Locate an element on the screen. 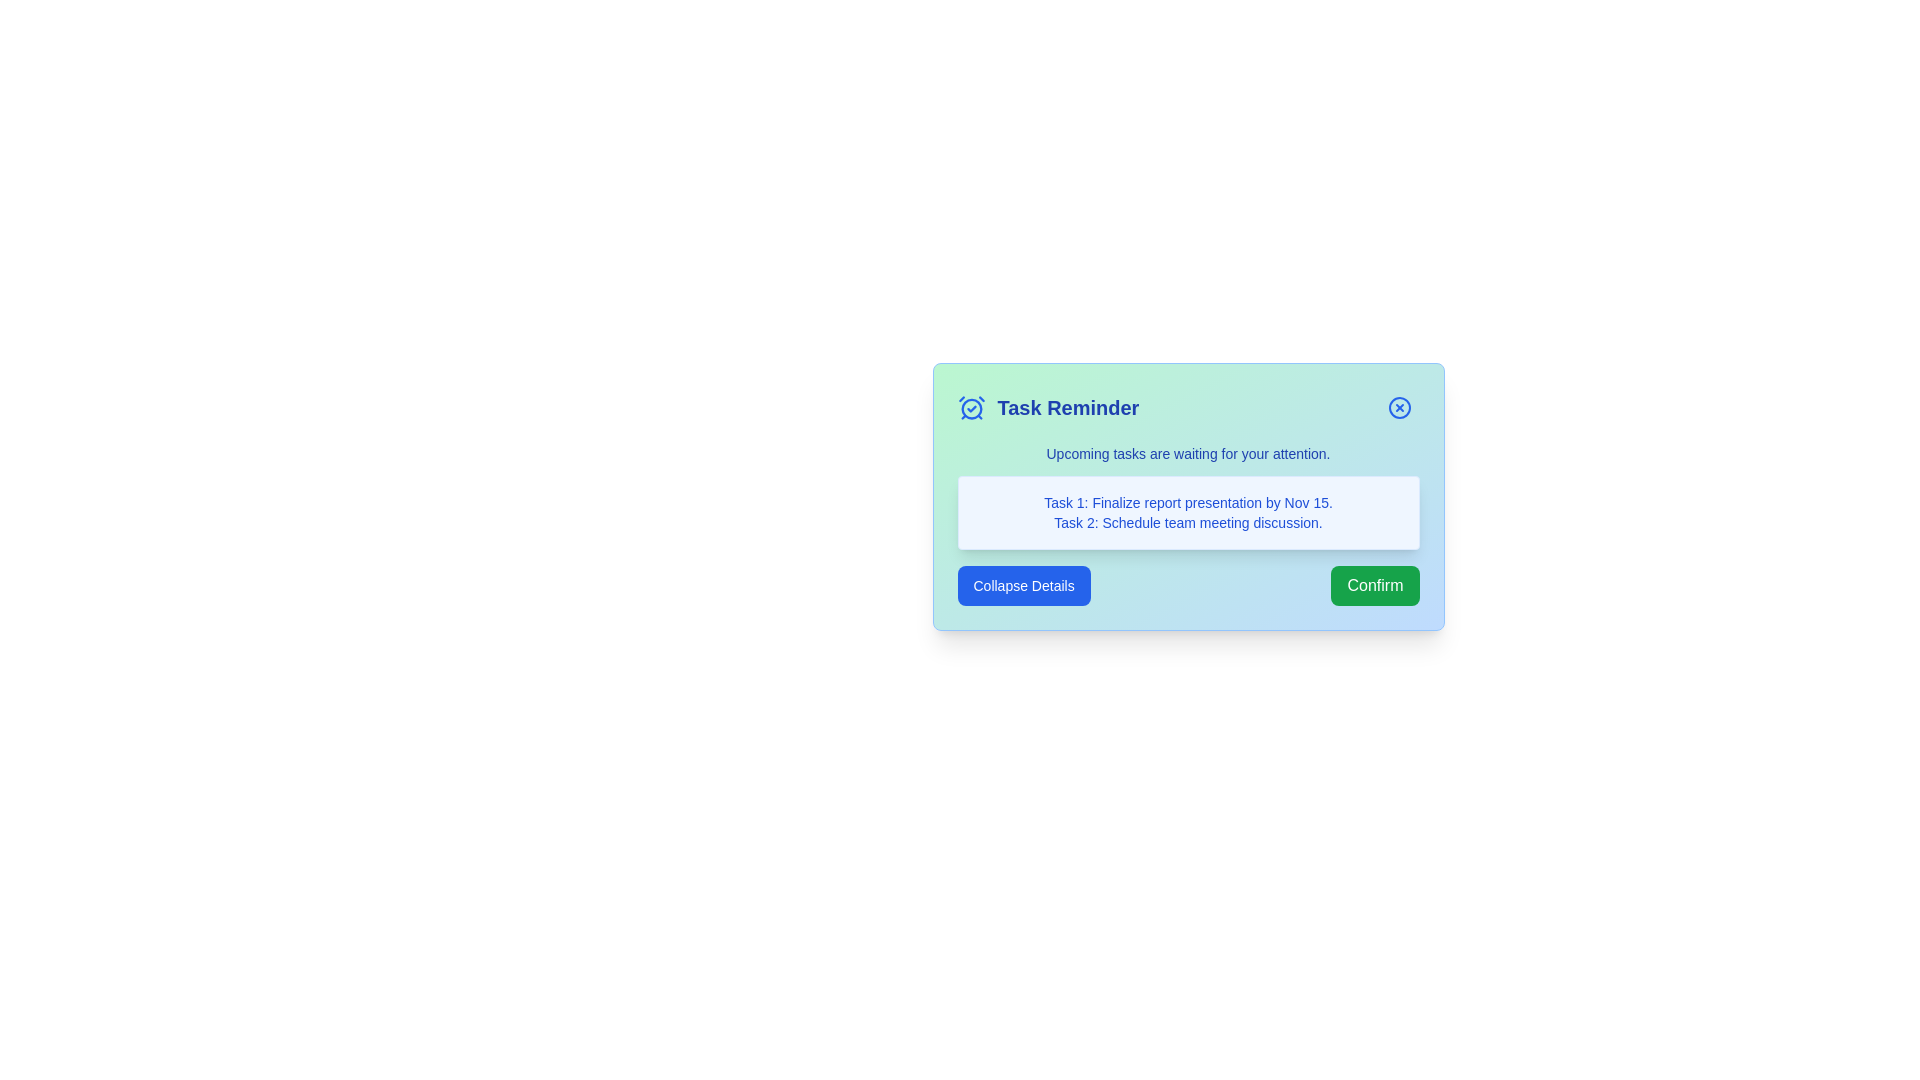 The width and height of the screenshot is (1920, 1080). the 'Confirm' button to acknowledge the task reminder is located at coordinates (1373, 585).